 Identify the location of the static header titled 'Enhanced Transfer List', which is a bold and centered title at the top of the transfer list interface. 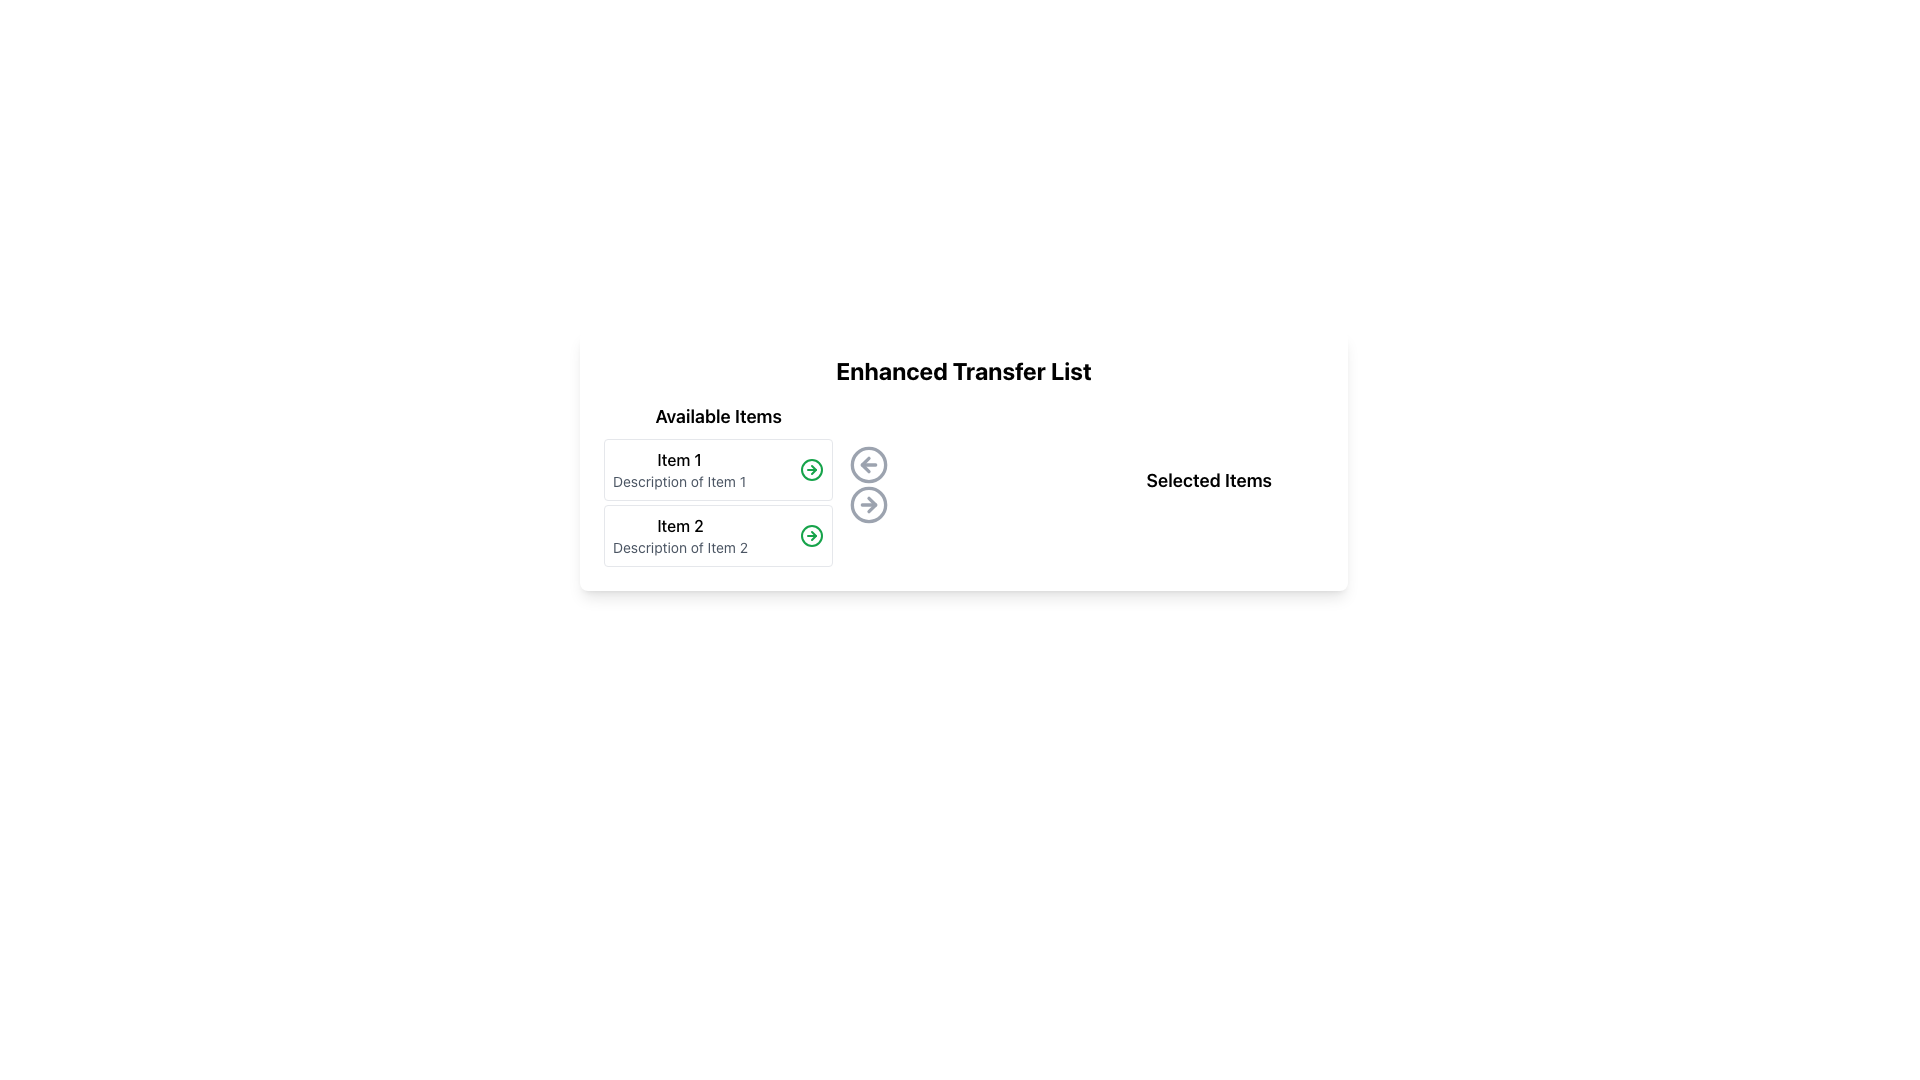
(964, 370).